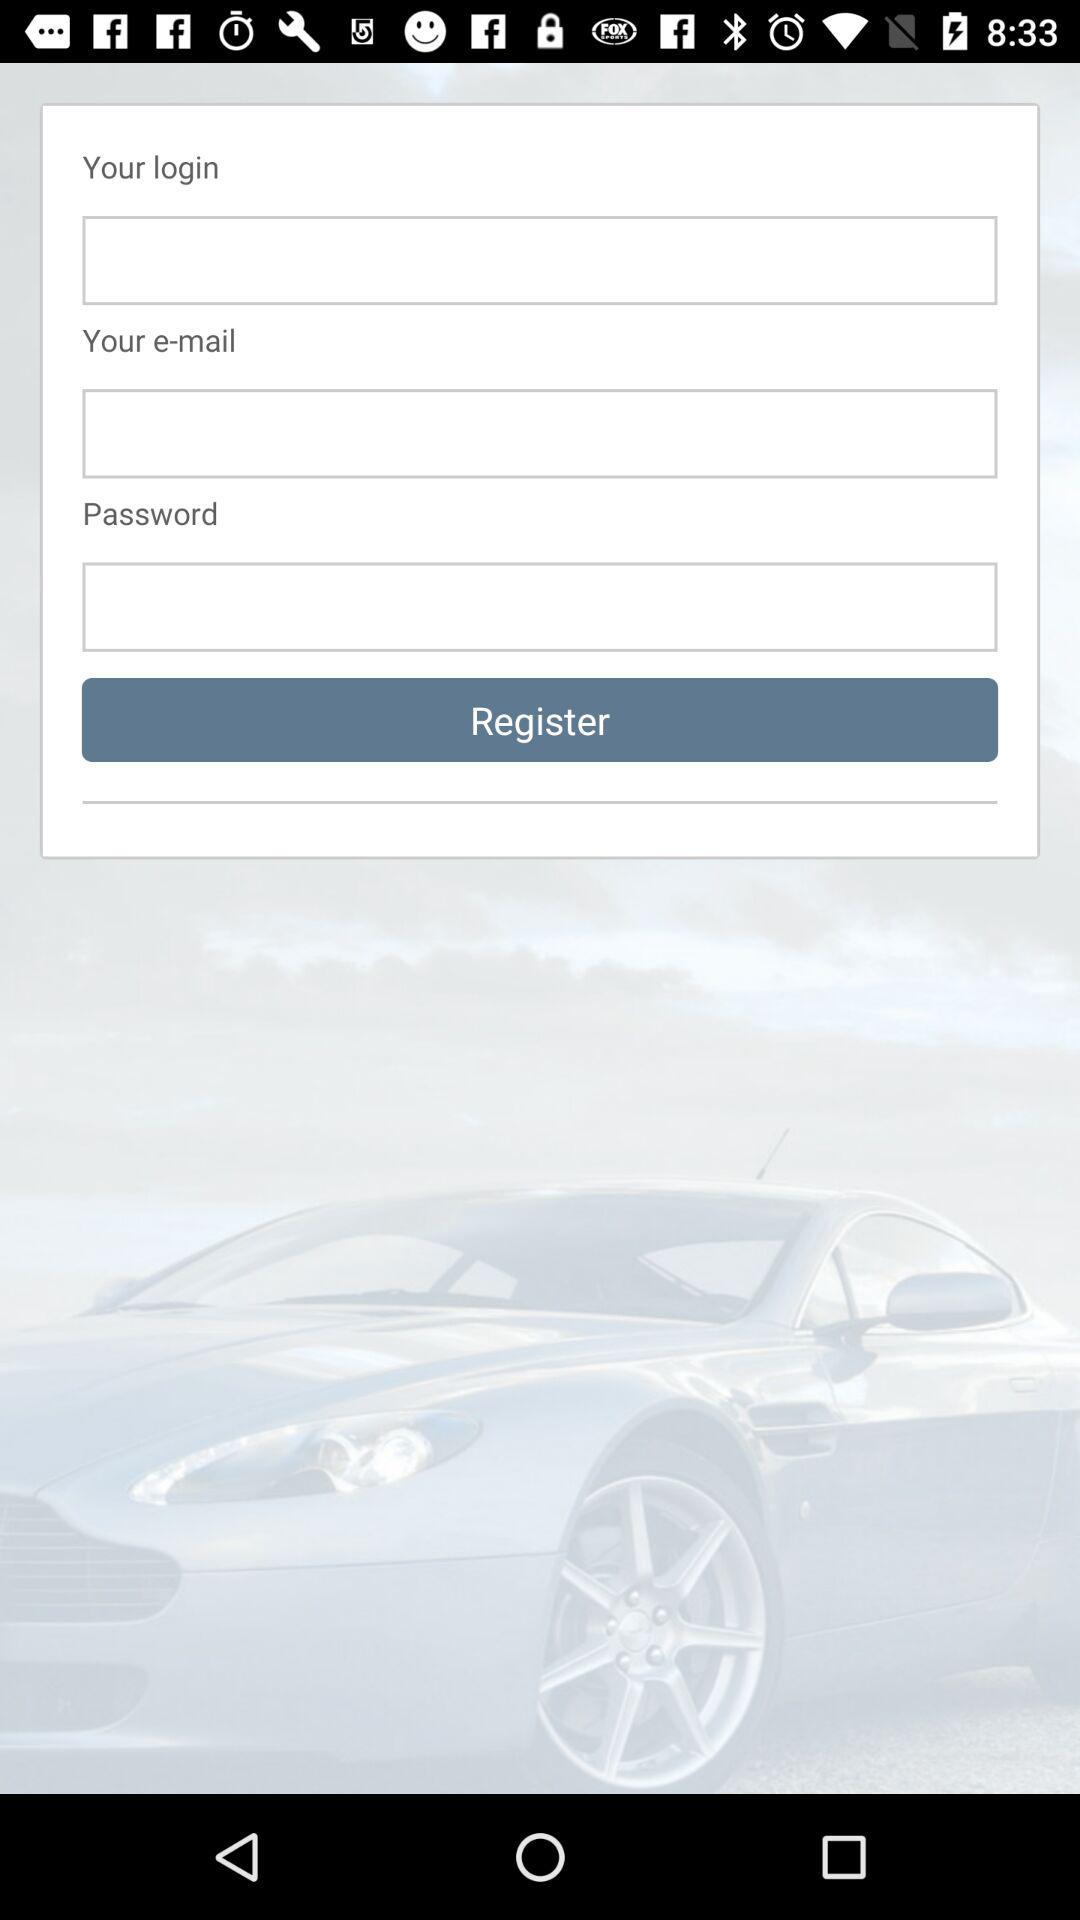 Image resolution: width=1080 pixels, height=1920 pixels. I want to click on login id, so click(540, 259).